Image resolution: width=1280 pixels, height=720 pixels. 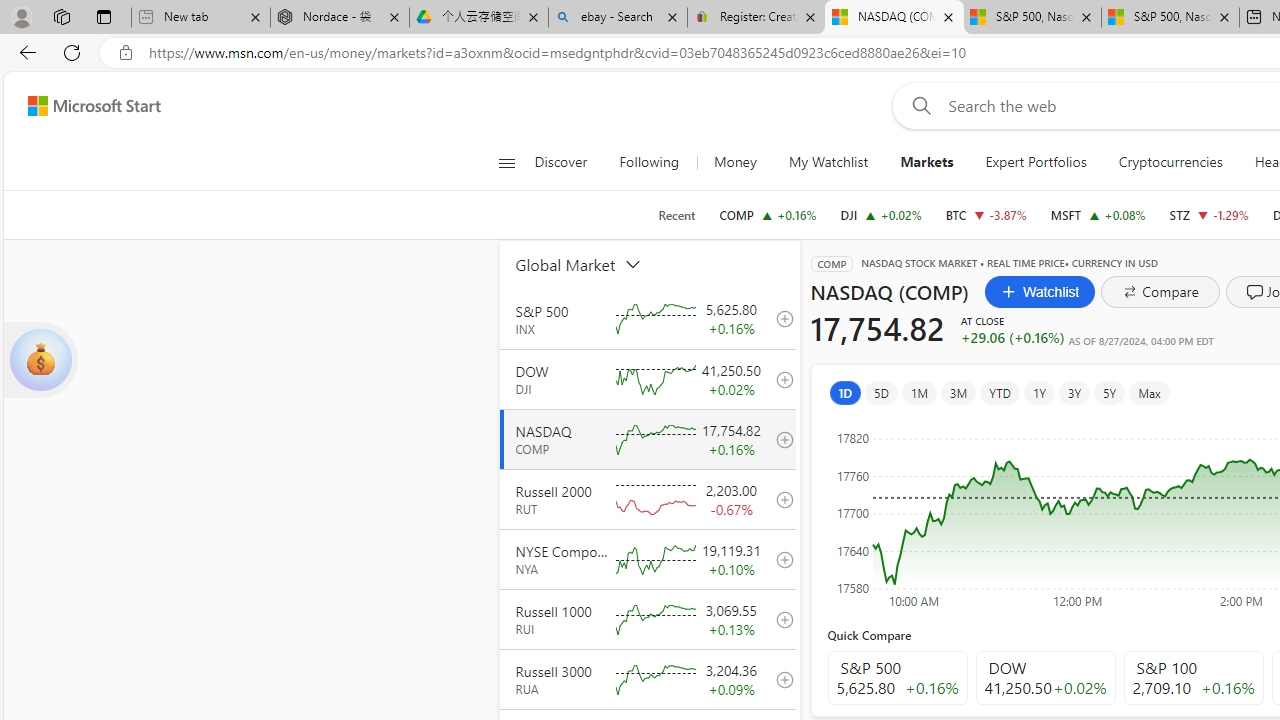 I want to click on '1M', so click(x=918, y=392).